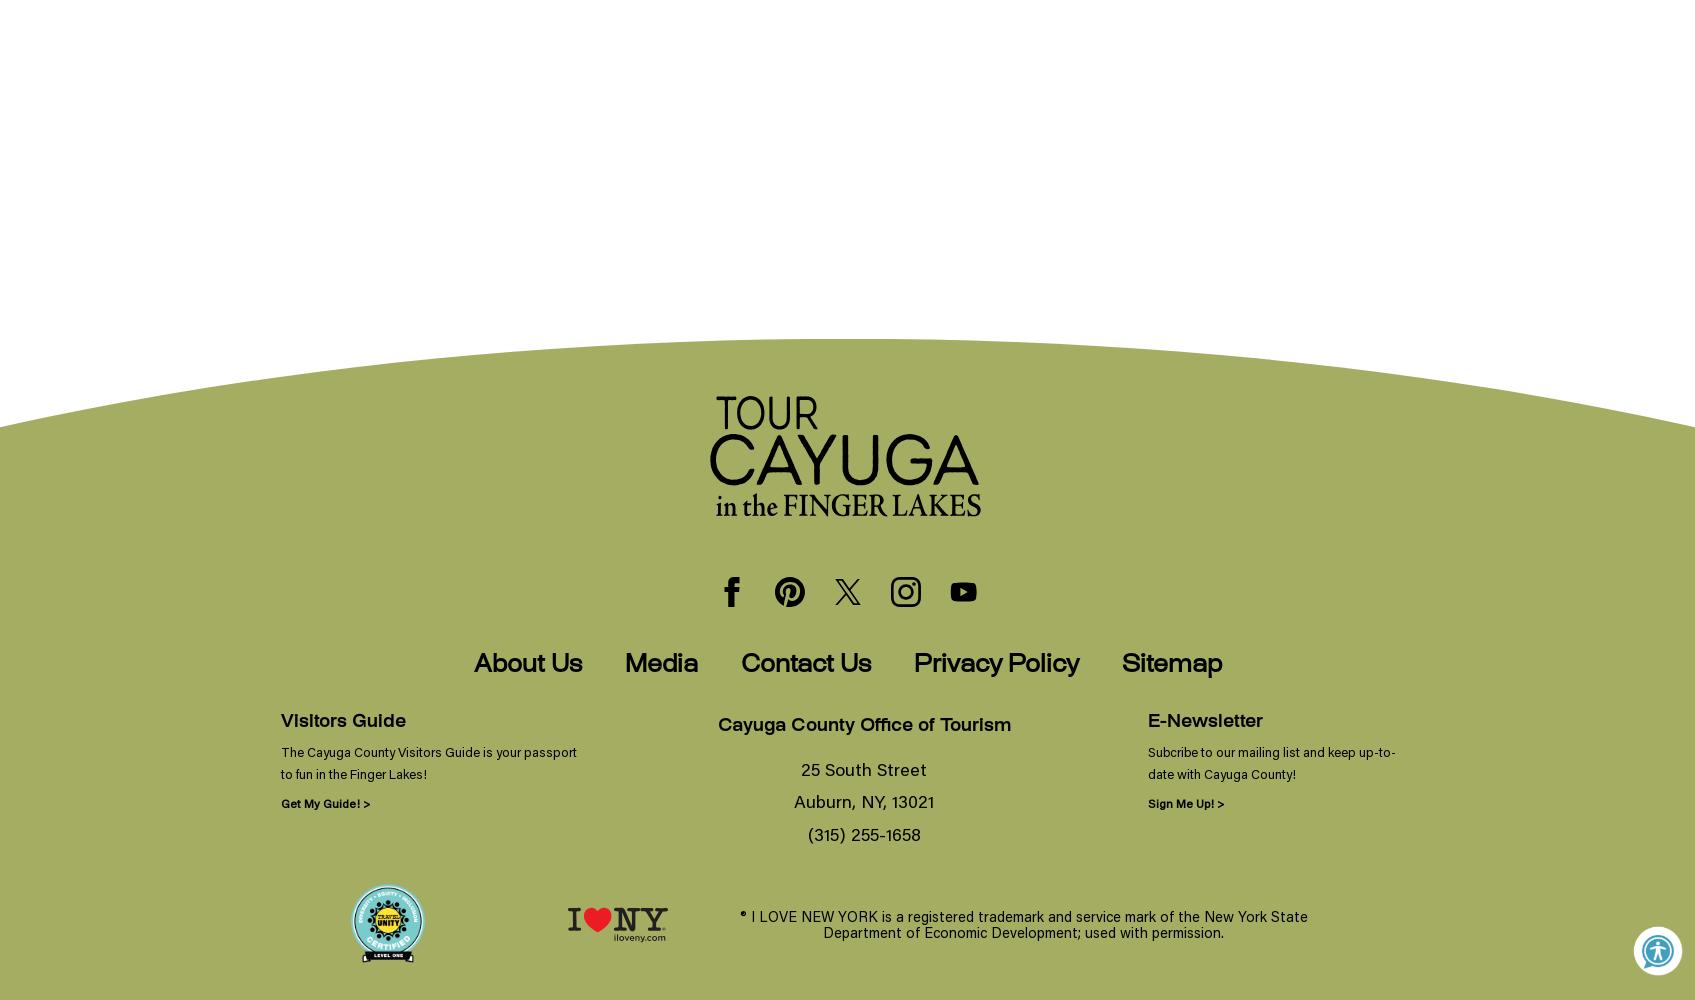 Image resolution: width=1695 pixels, height=1000 pixels. What do you see at coordinates (427, 762) in the screenshot?
I see `'The Cayuga County Visitors Guide is your passport to fun in the Finger Lakes!'` at bounding box center [427, 762].